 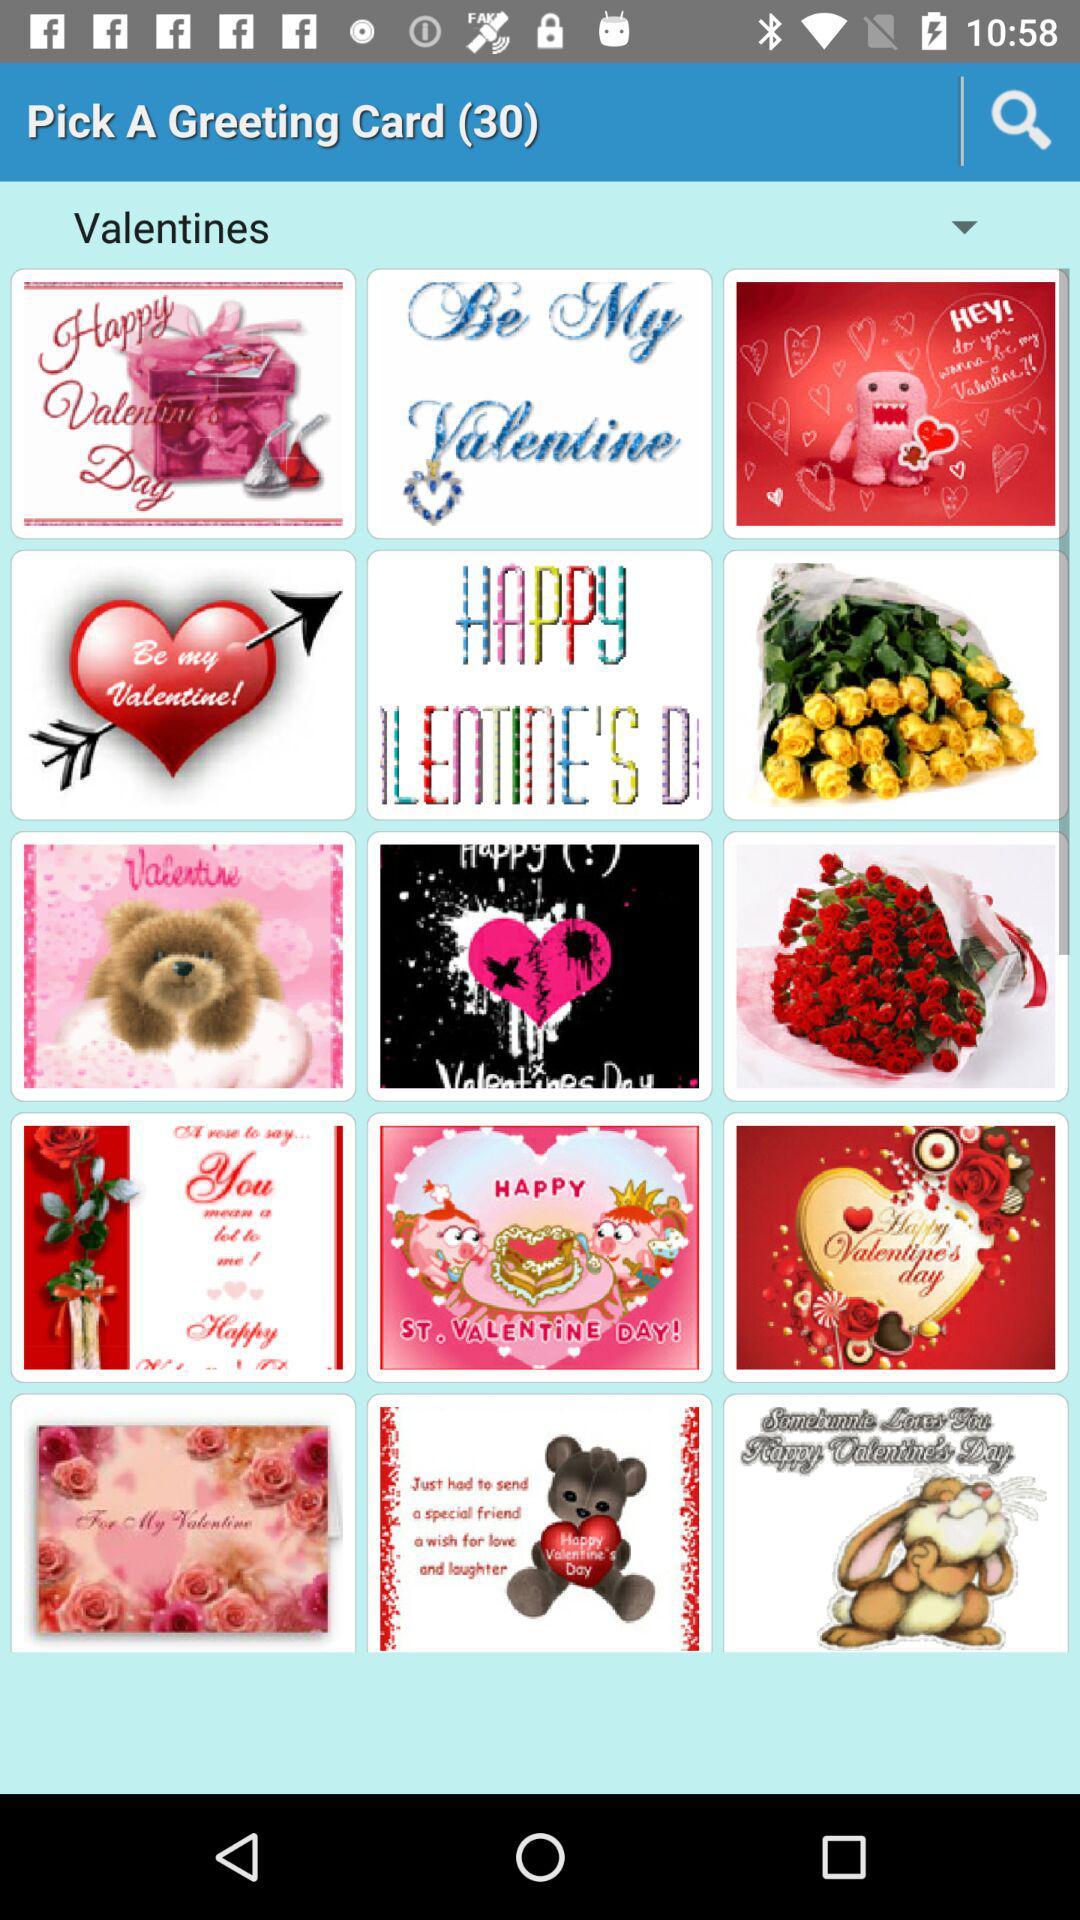 What do you see at coordinates (538, 685) in the screenshot?
I see `to more like that` at bounding box center [538, 685].